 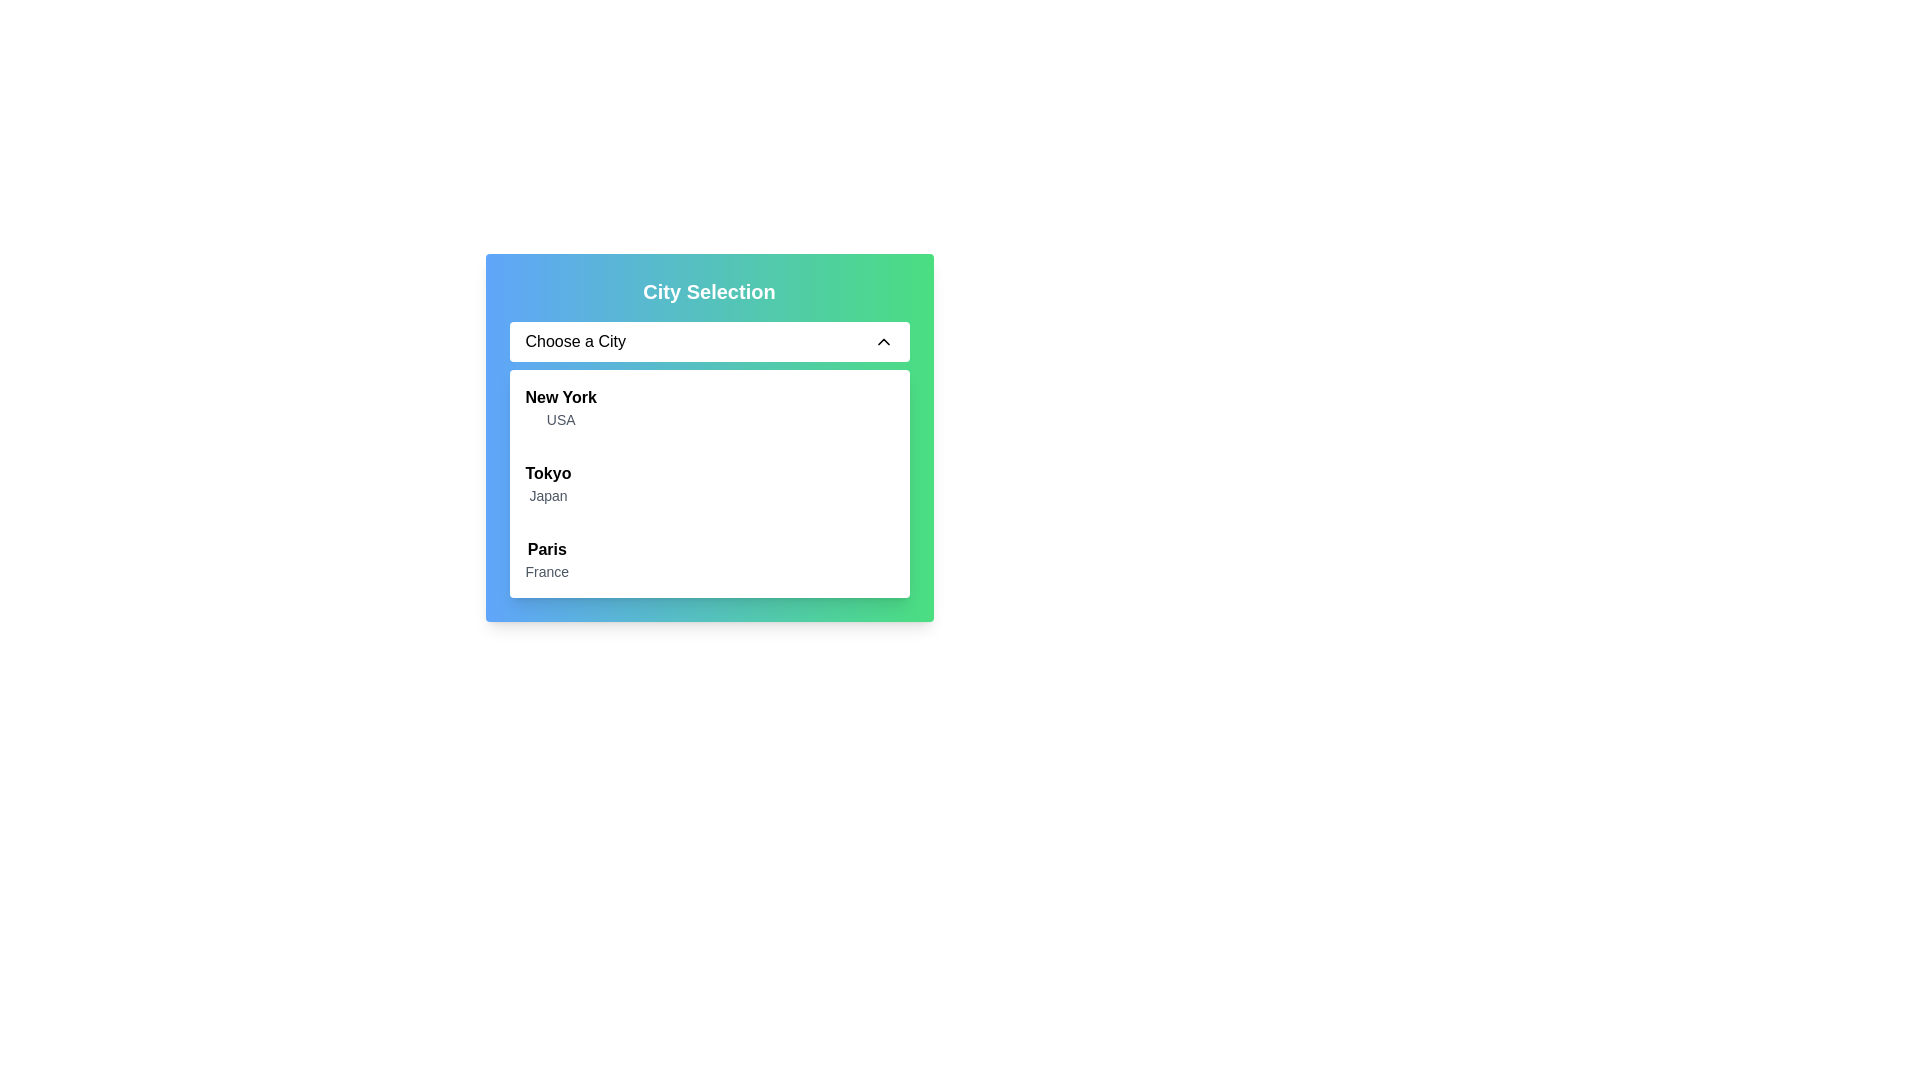 I want to click on the Dropdown menu button labeled 'Choose a City', so click(x=709, y=341).